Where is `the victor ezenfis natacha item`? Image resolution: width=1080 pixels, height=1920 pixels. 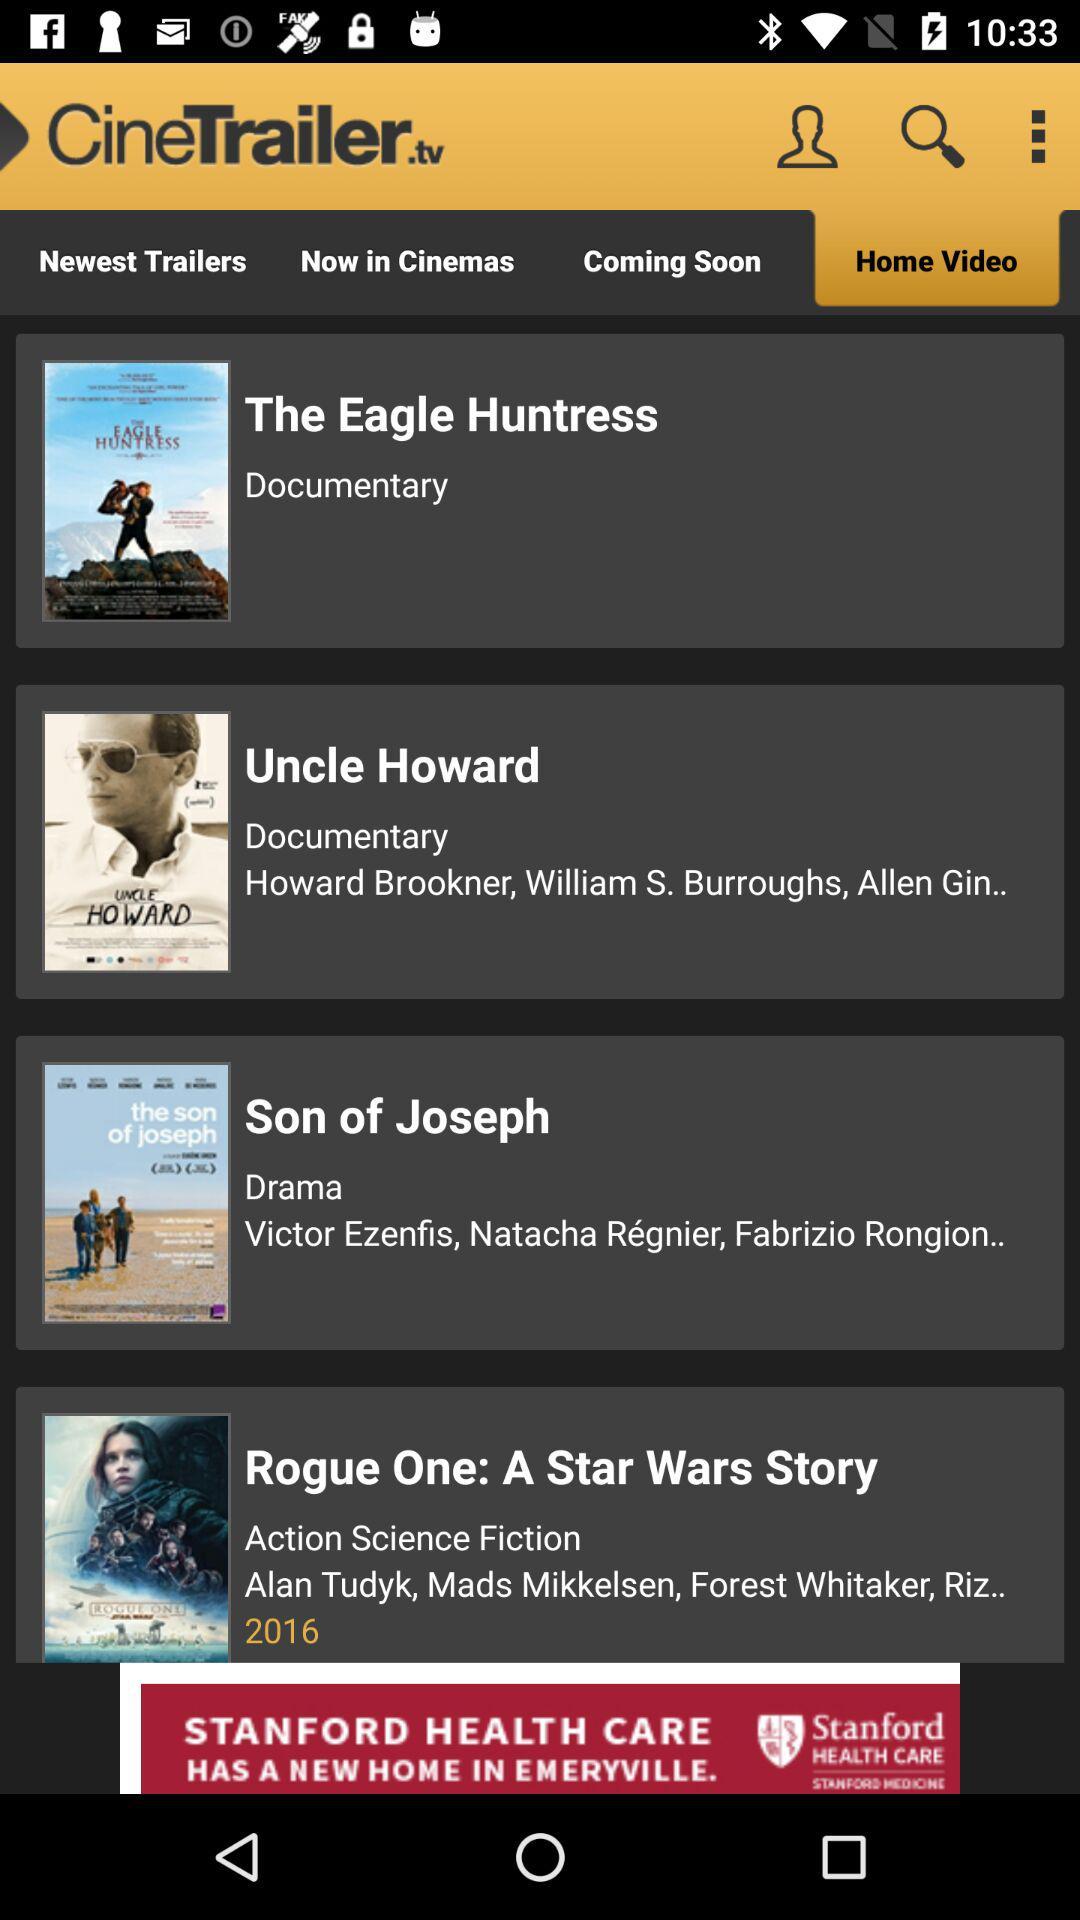 the victor ezenfis natacha item is located at coordinates (628, 1231).